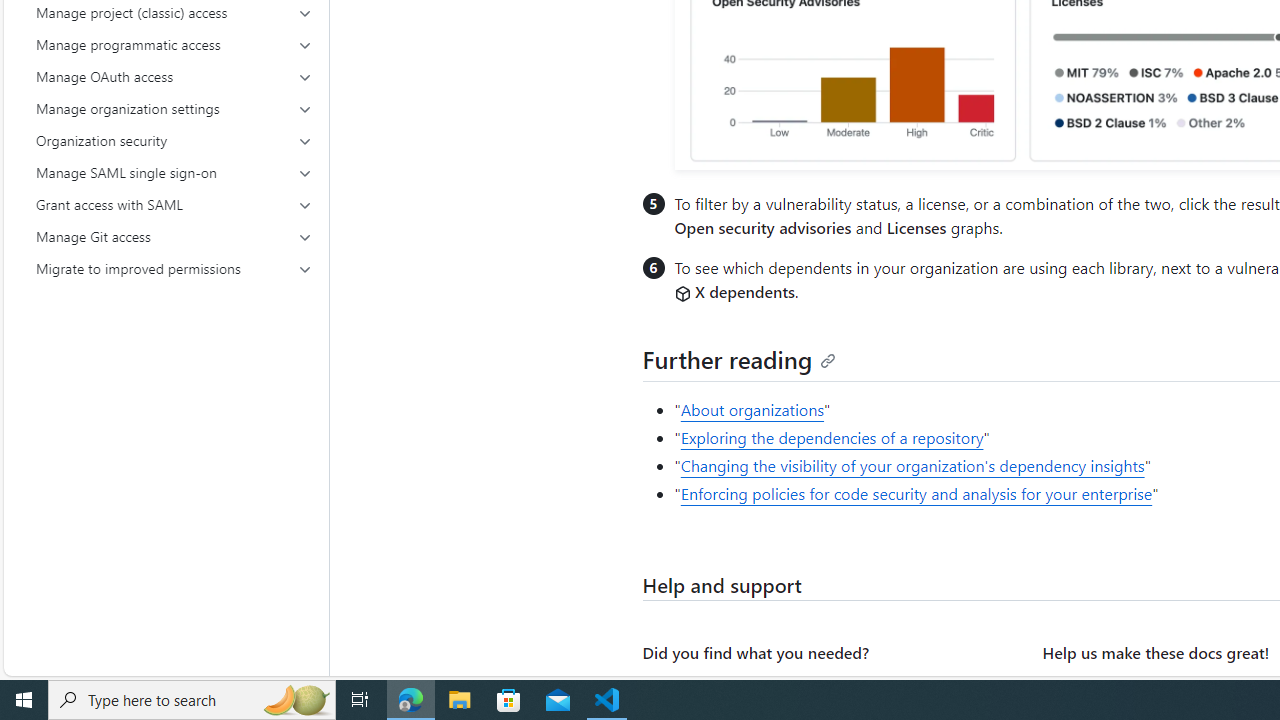 The image size is (1280, 720). Describe the element at coordinates (174, 76) in the screenshot. I see `'Manage OAuth access'` at that location.